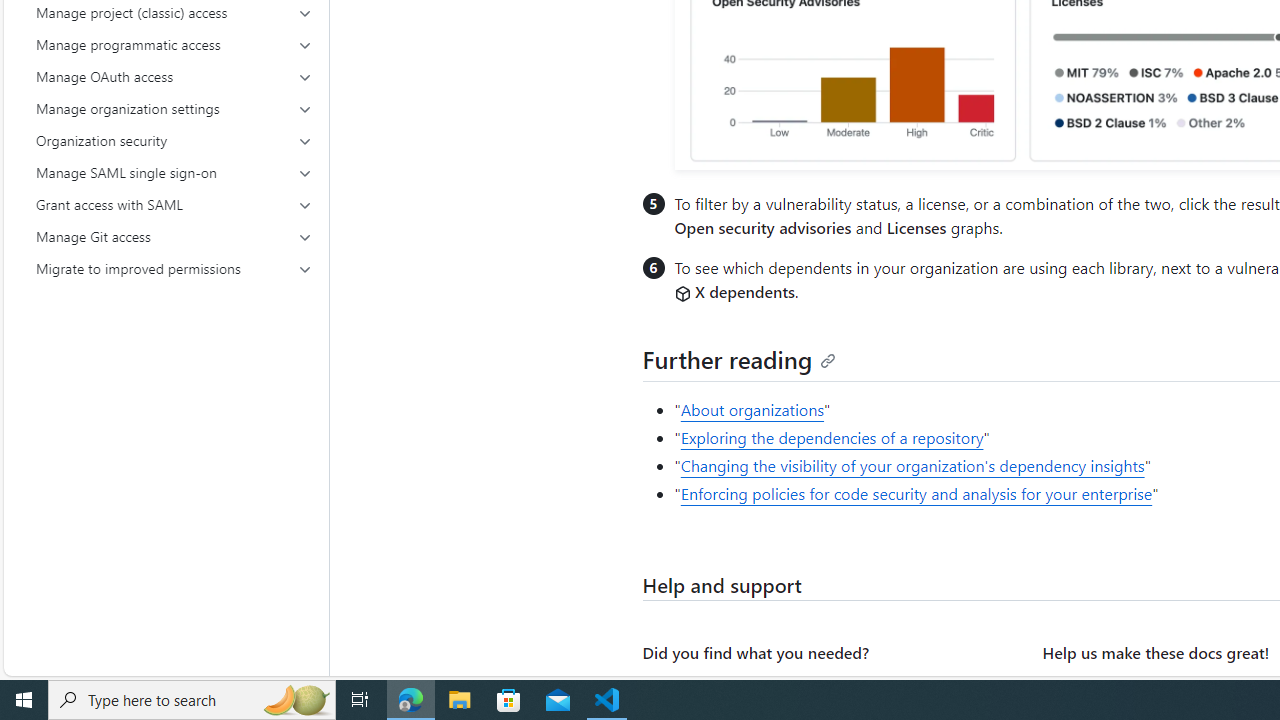 The image size is (1280, 720). Describe the element at coordinates (174, 76) in the screenshot. I see `'Manage OAuth access'` at that location.